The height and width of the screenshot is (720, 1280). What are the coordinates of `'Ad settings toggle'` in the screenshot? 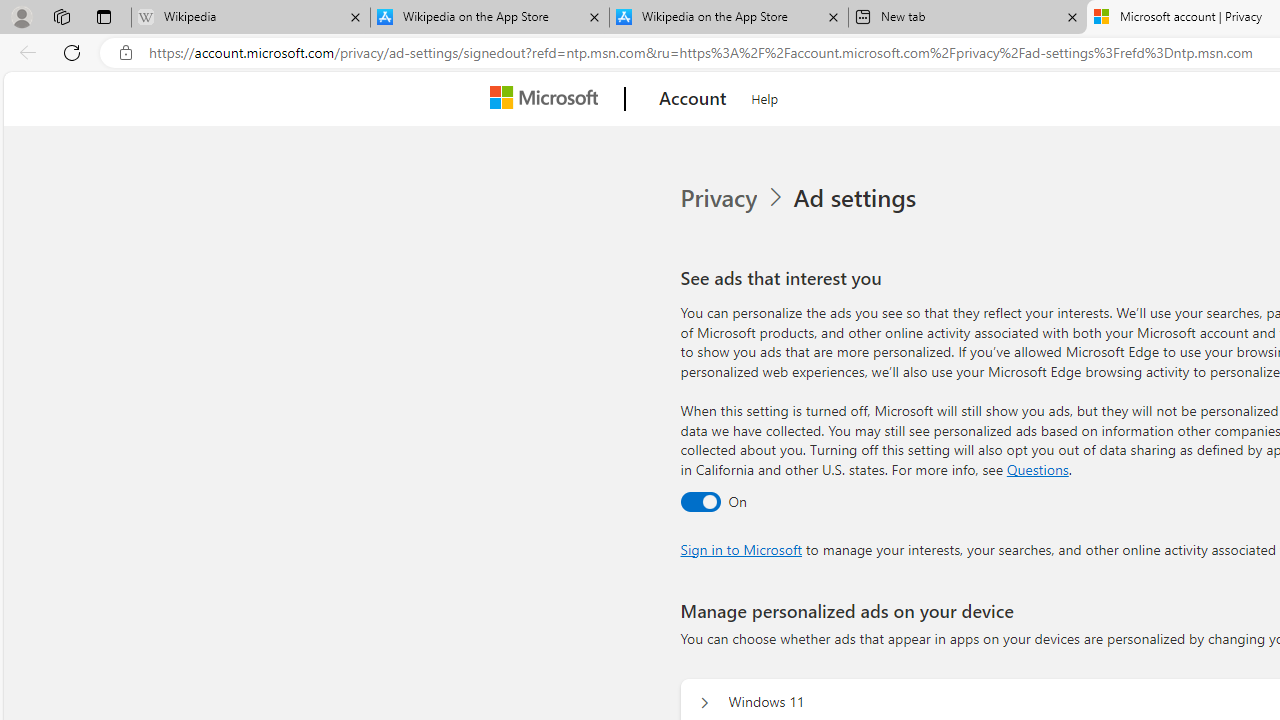 It's located at (700, 500).